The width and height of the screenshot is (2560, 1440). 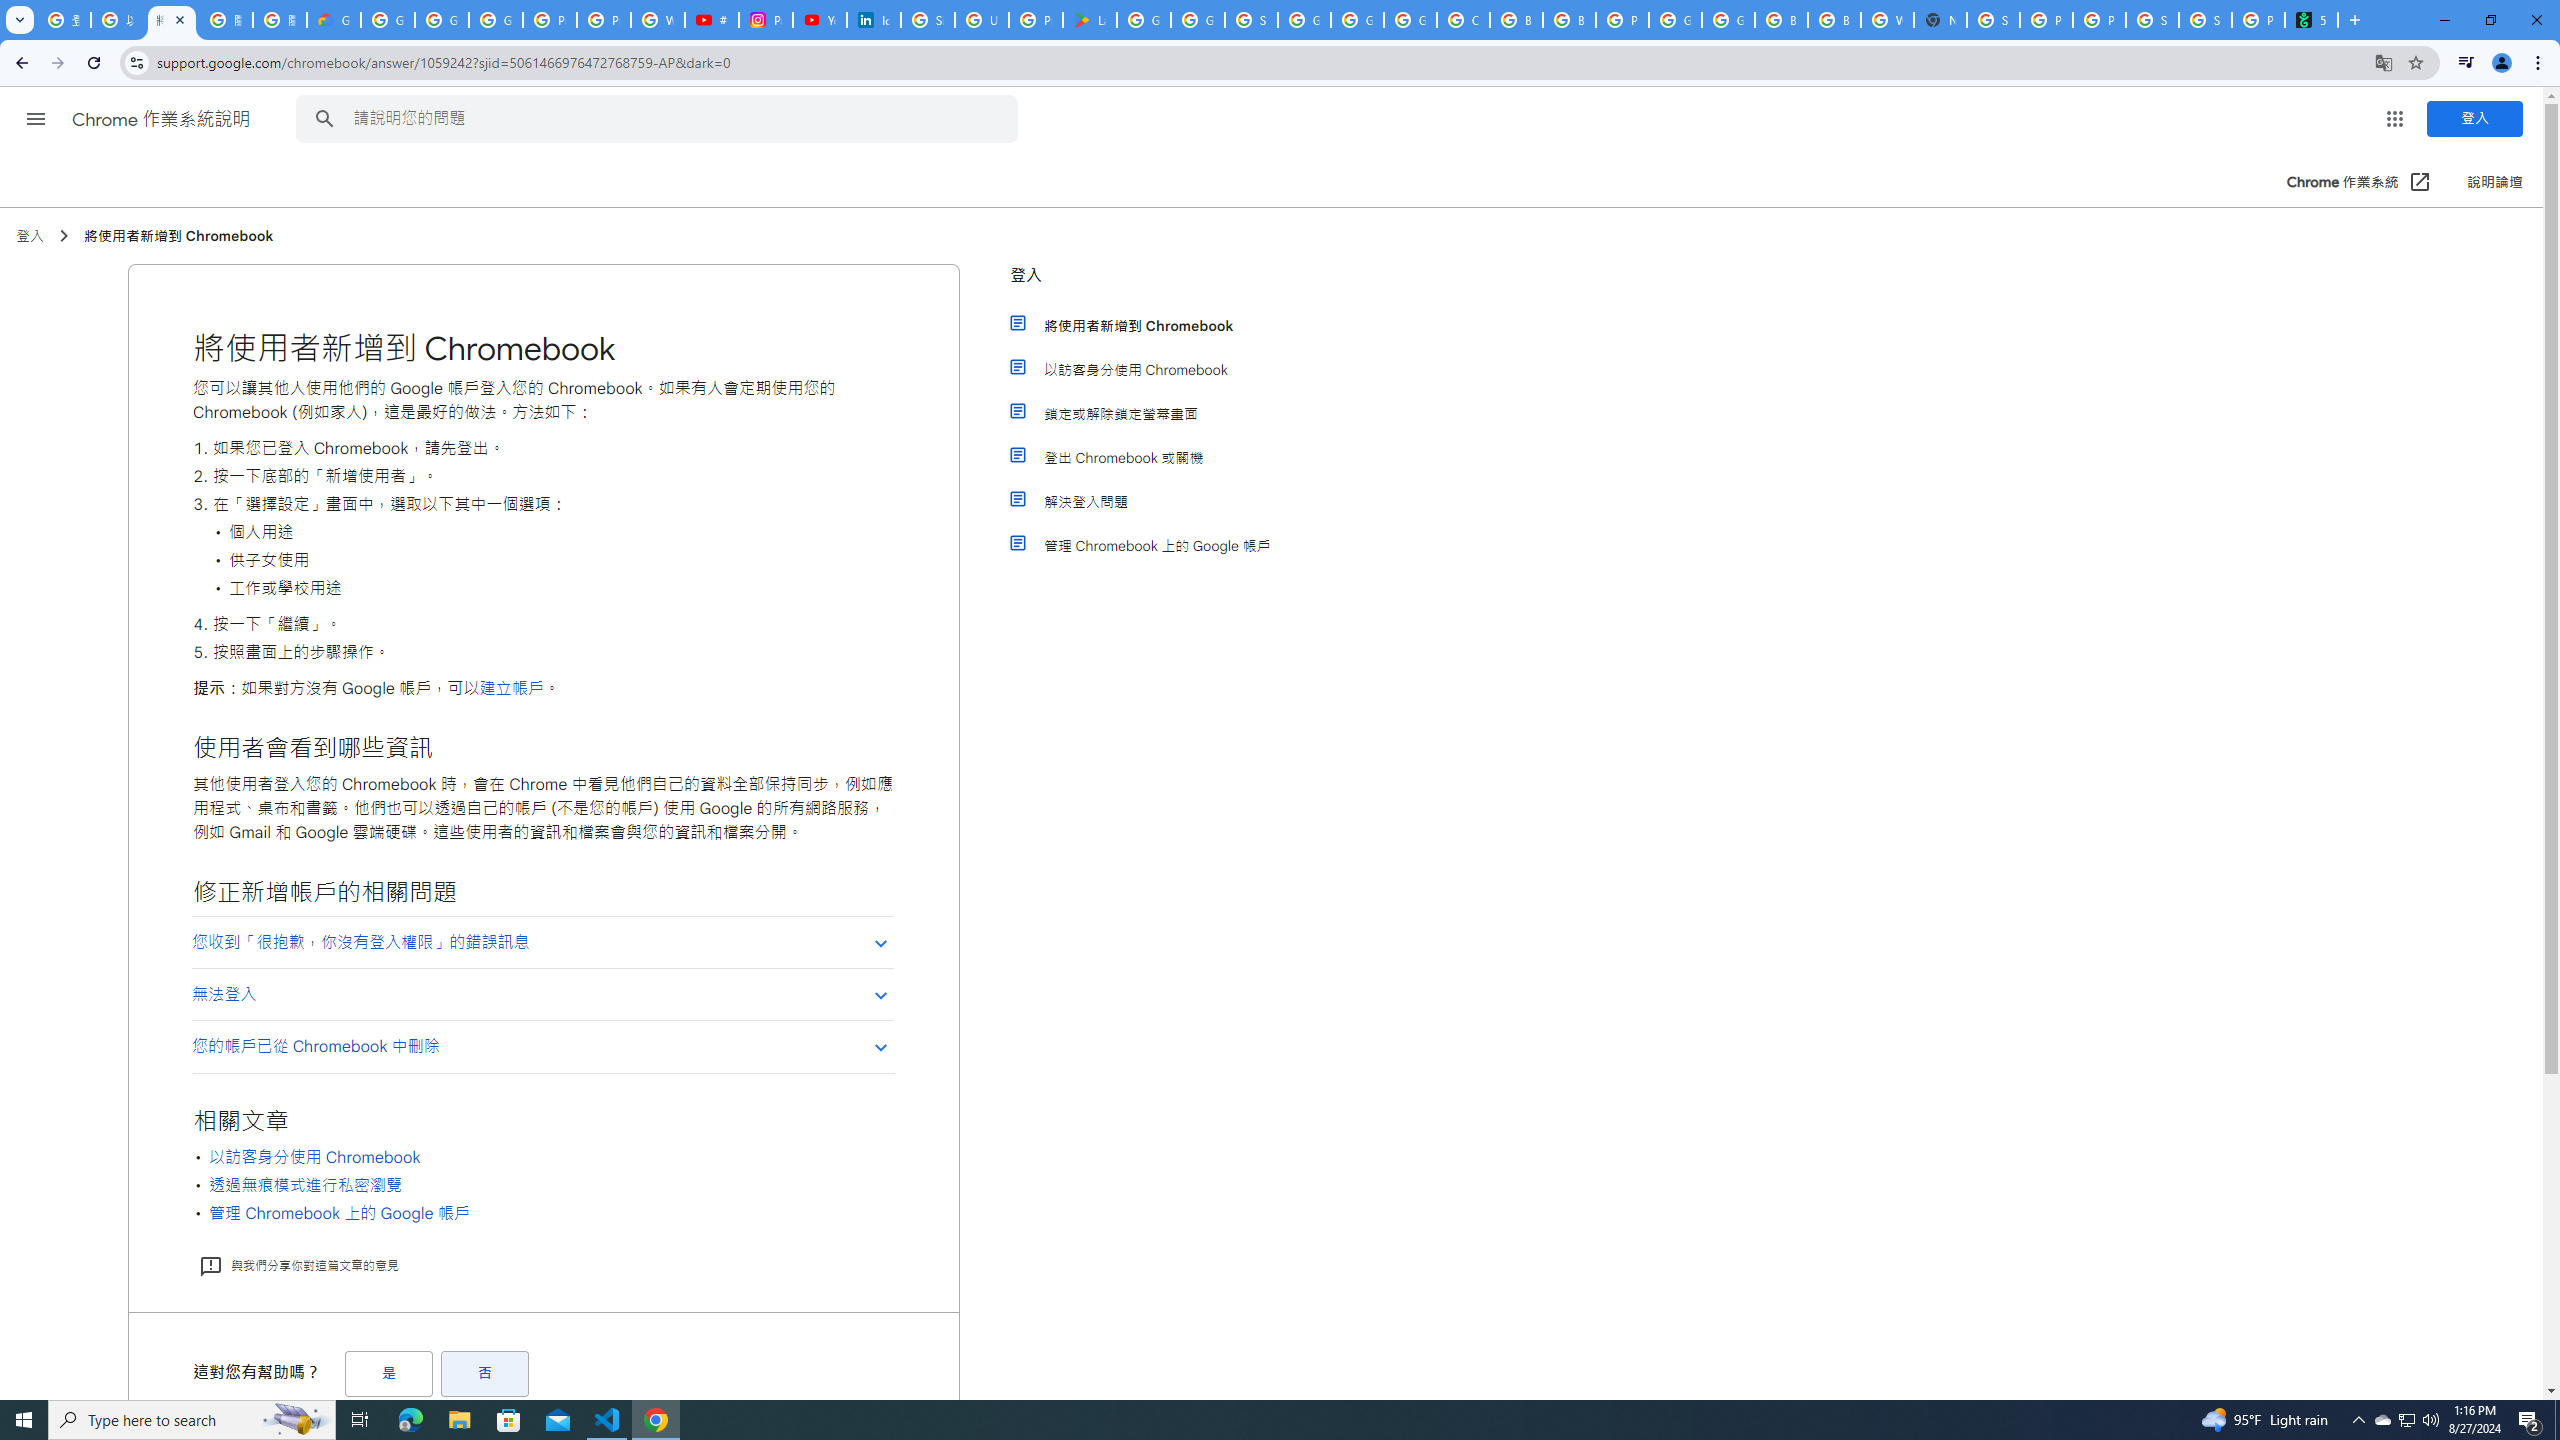 What do you see at coordinates (710, 19) in the screenshot?
I see `'#nbabasketballhighlights - YouTube'` at bounding box center [710, 19].